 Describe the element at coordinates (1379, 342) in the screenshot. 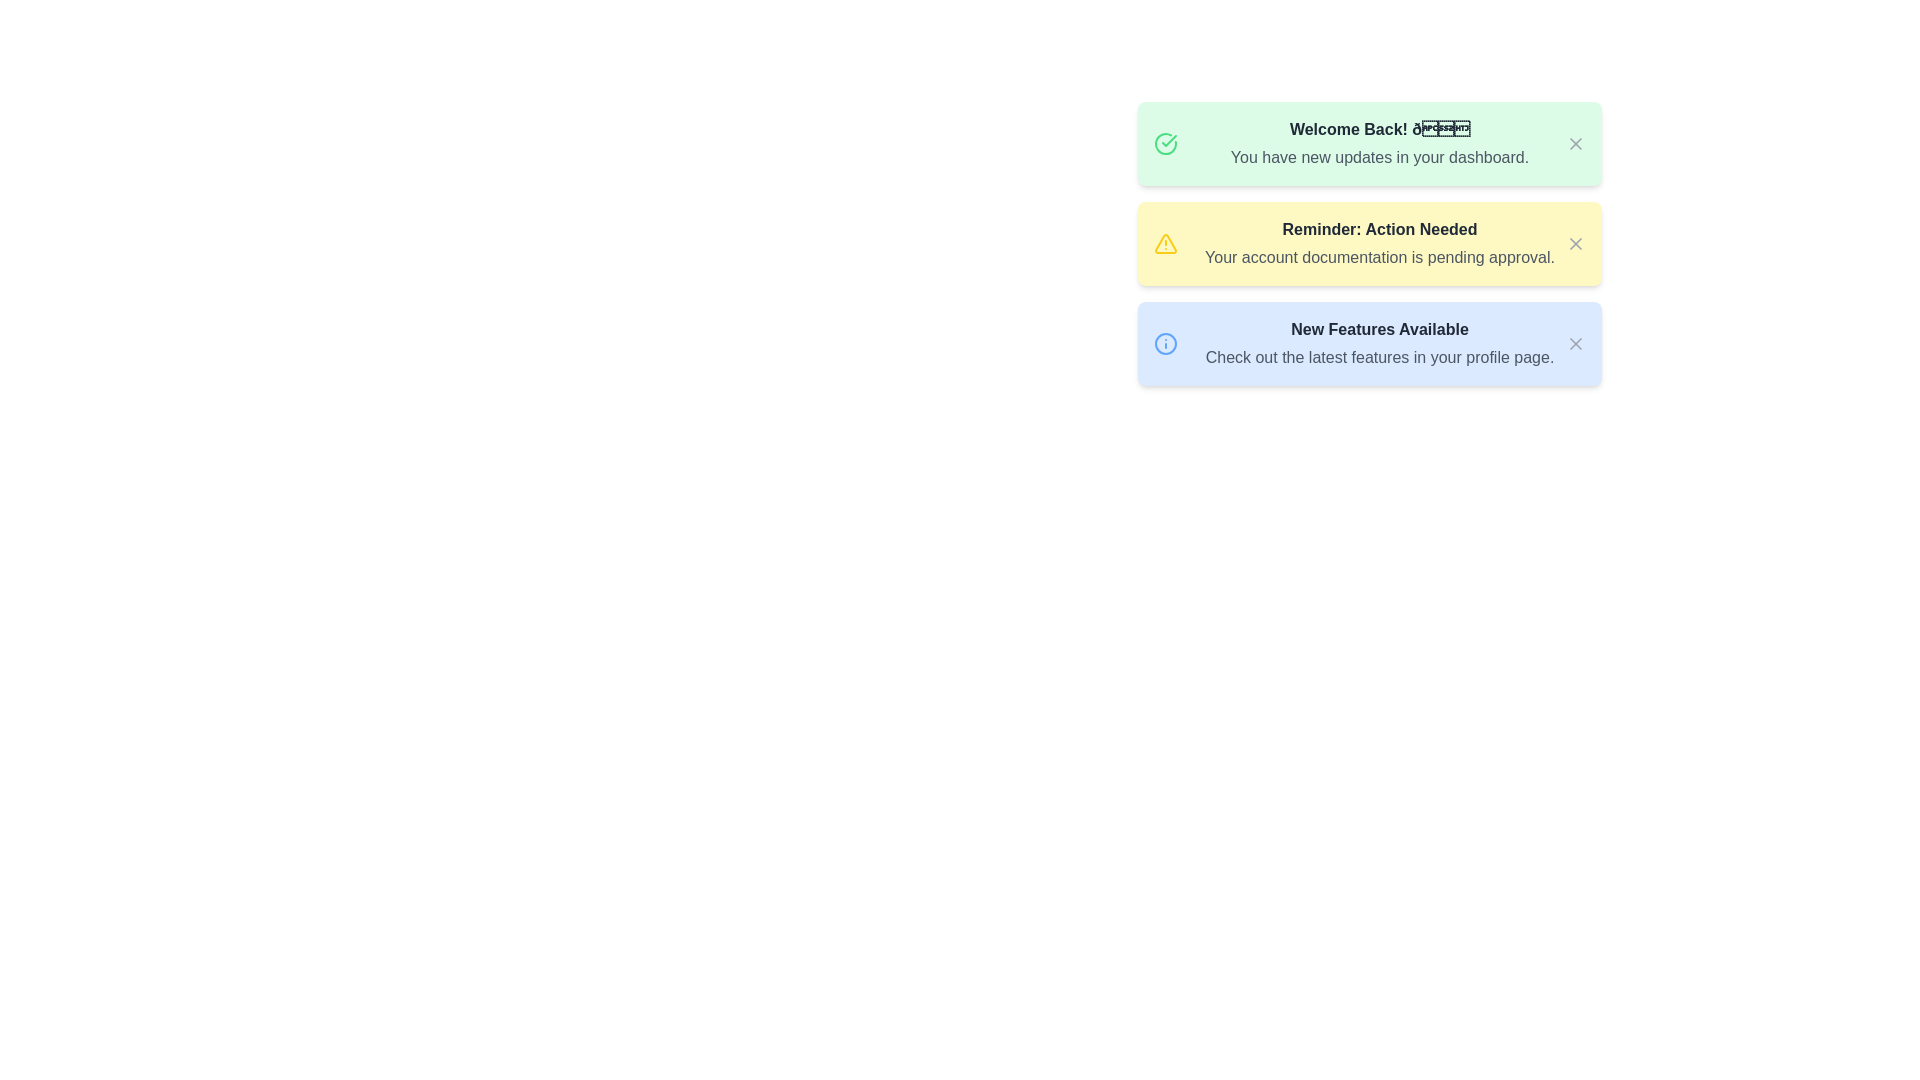

I see `description from the Text display component located at the bottom of the notification cards, which provides information about new features and directs the user to the profile page` at that location.